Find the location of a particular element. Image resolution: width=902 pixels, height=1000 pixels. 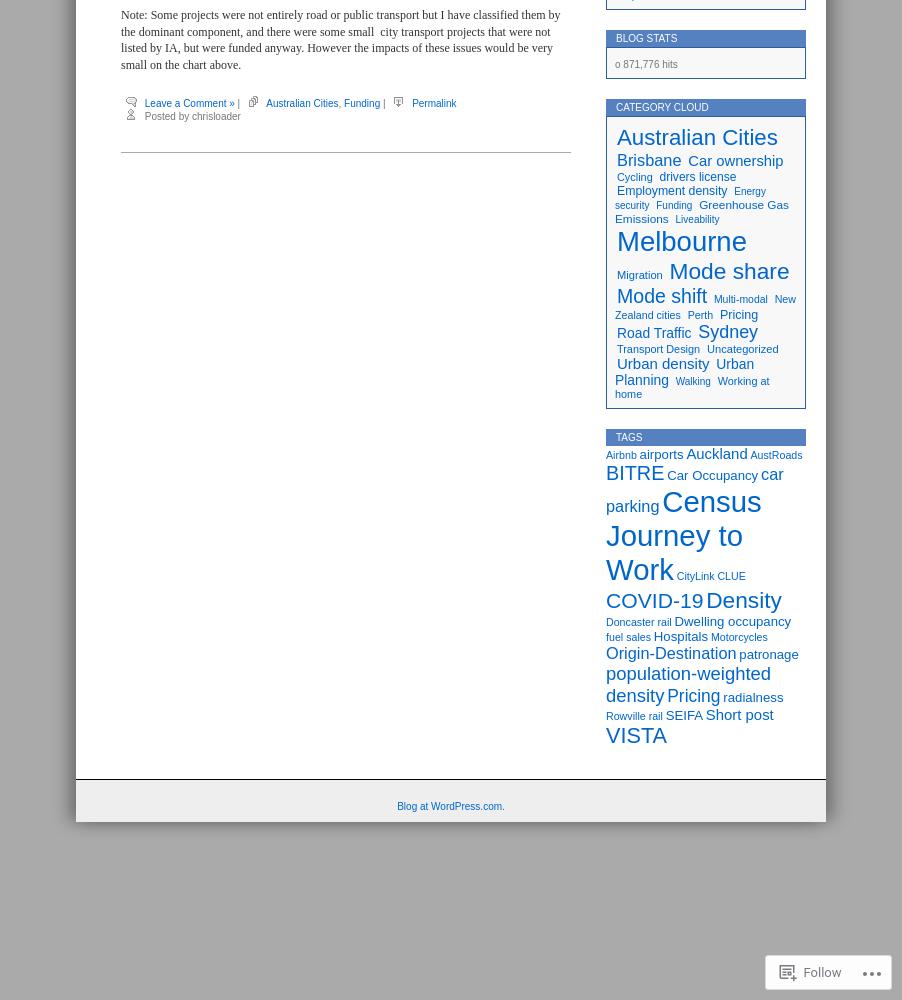

'airports' is located at coordinates (659, 453).